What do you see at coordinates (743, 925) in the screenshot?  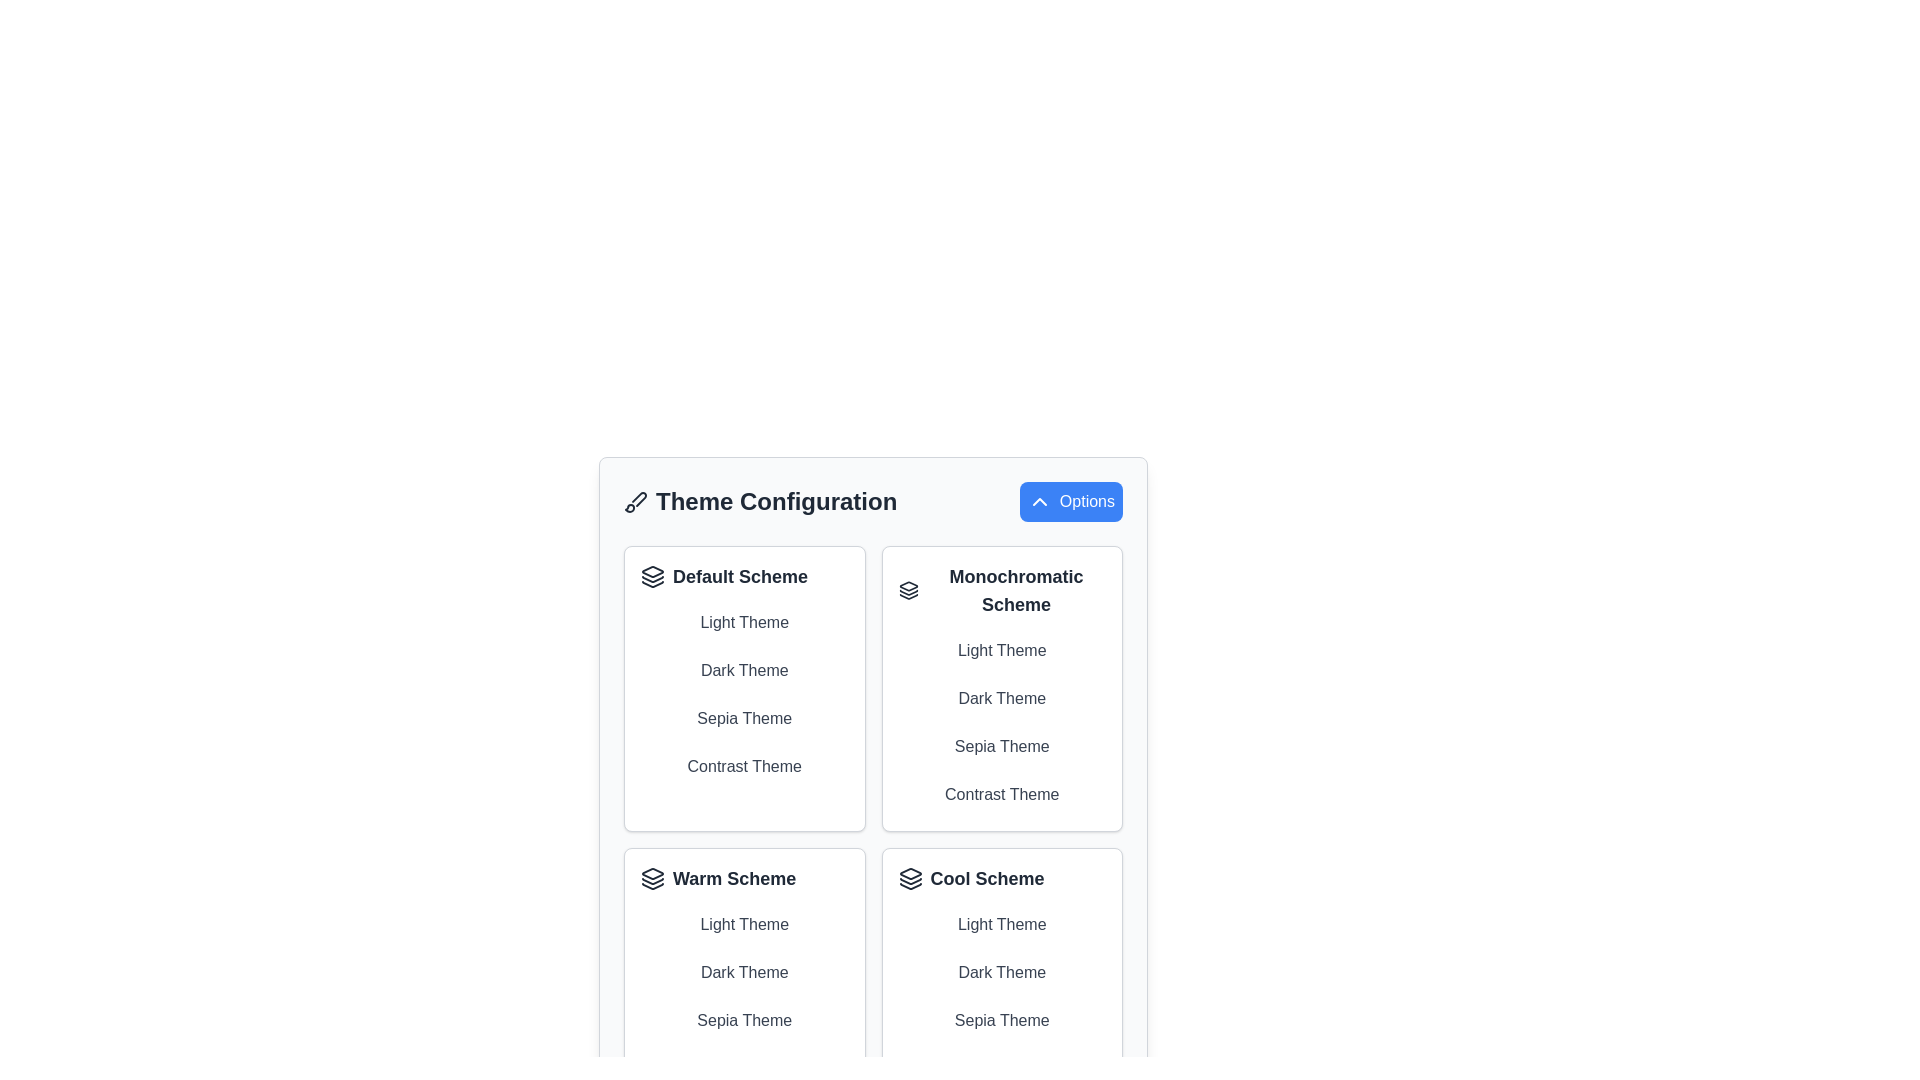 I see `the 'Light Theme' selectable text label located under the 'Warm Scheme' section in the bottom-left quadrant of the interface` at bounding box center [743, 925].